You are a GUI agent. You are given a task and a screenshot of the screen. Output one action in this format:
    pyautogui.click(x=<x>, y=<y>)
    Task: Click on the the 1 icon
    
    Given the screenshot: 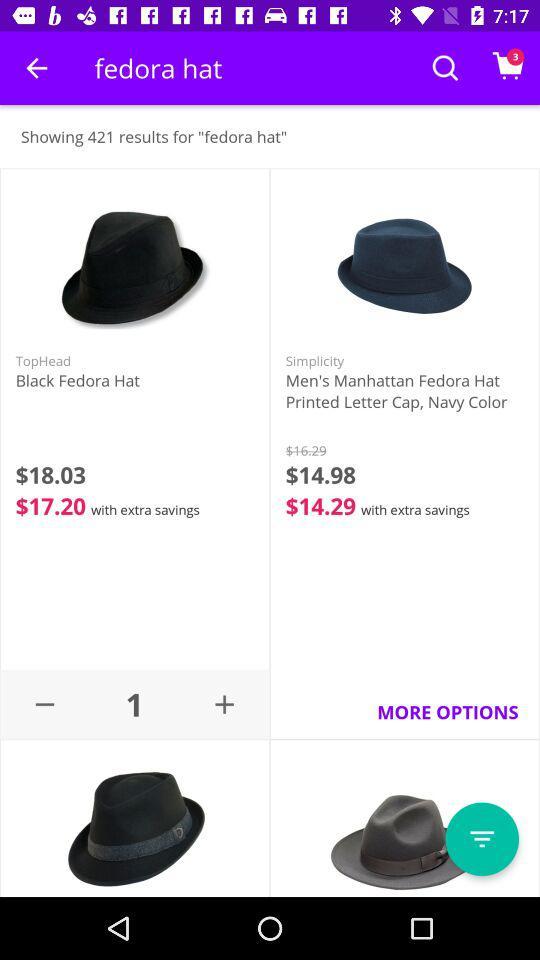 What is the action you would take?
    pyautogui.click(x=134, y=704)
    